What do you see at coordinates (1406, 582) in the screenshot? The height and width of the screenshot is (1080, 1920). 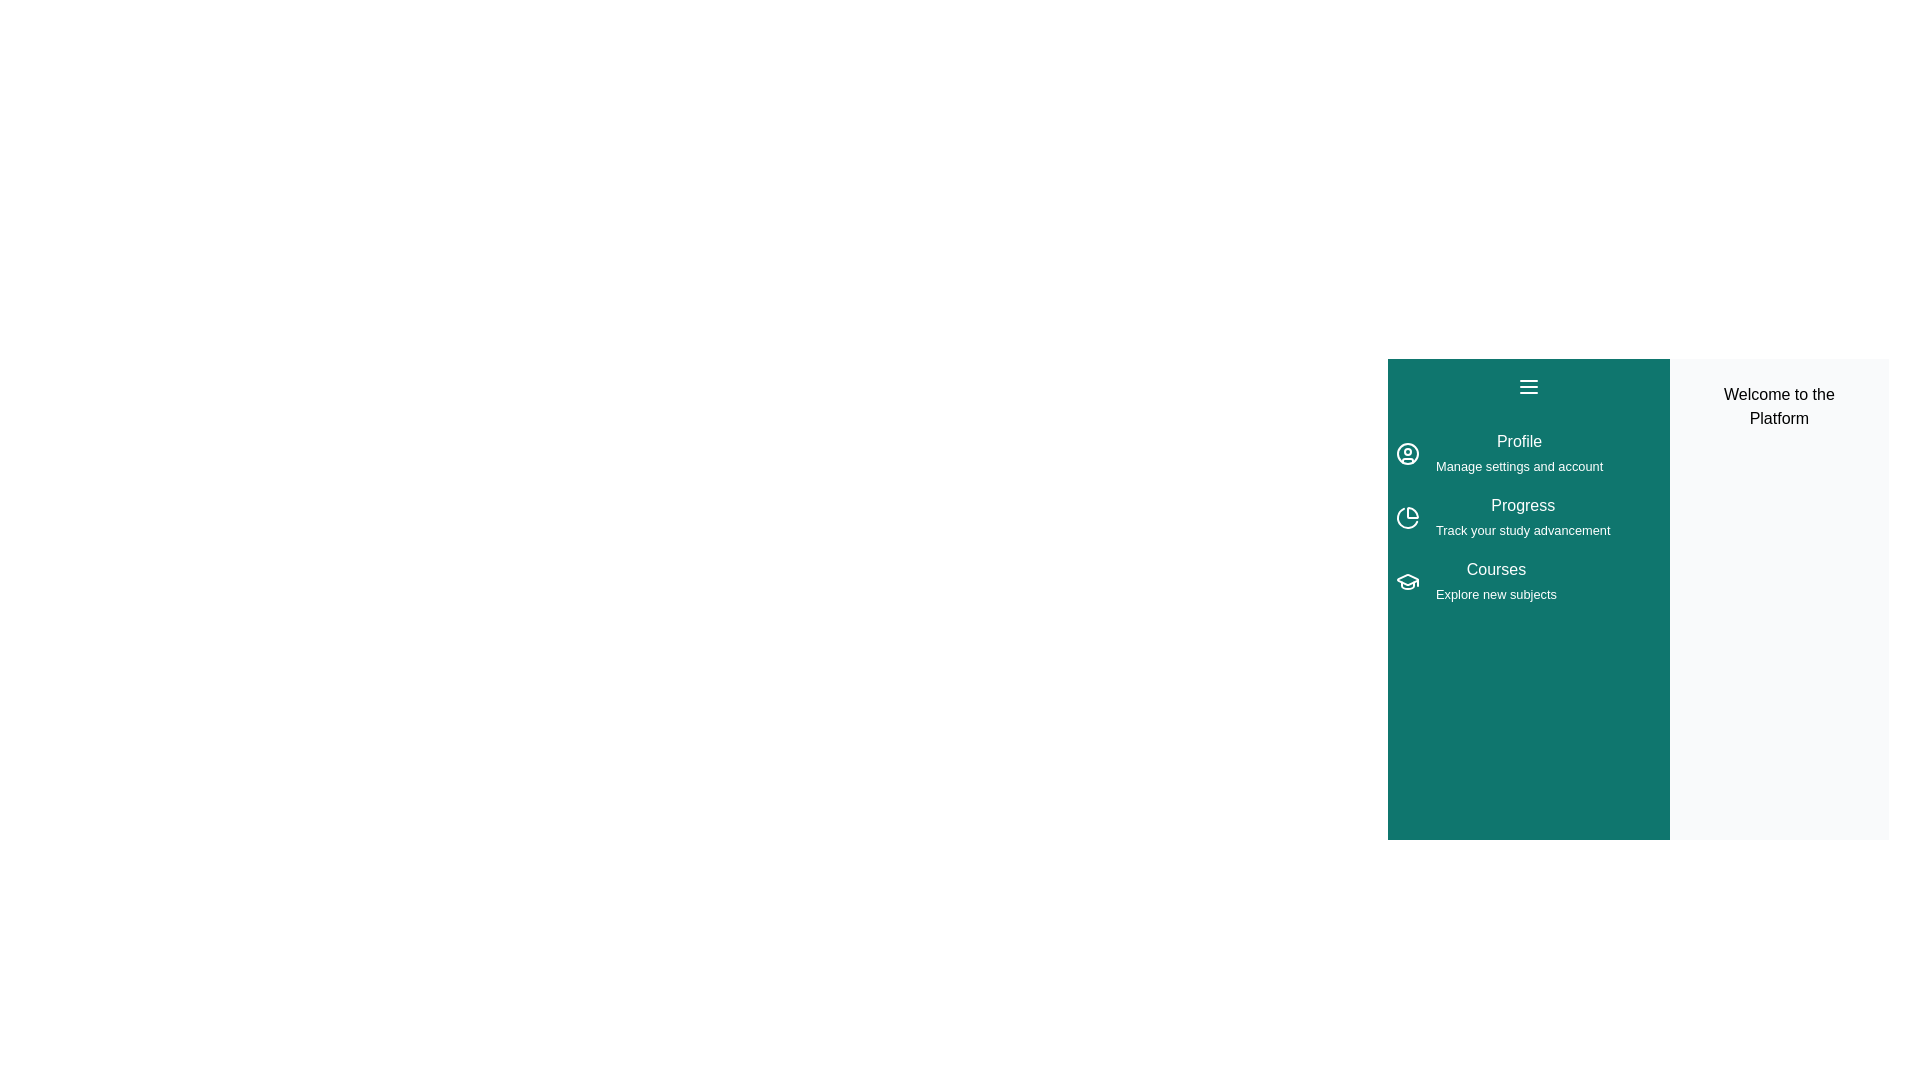 I see `the menu item Courses from the drawer` at bounding box center [1406, 582].